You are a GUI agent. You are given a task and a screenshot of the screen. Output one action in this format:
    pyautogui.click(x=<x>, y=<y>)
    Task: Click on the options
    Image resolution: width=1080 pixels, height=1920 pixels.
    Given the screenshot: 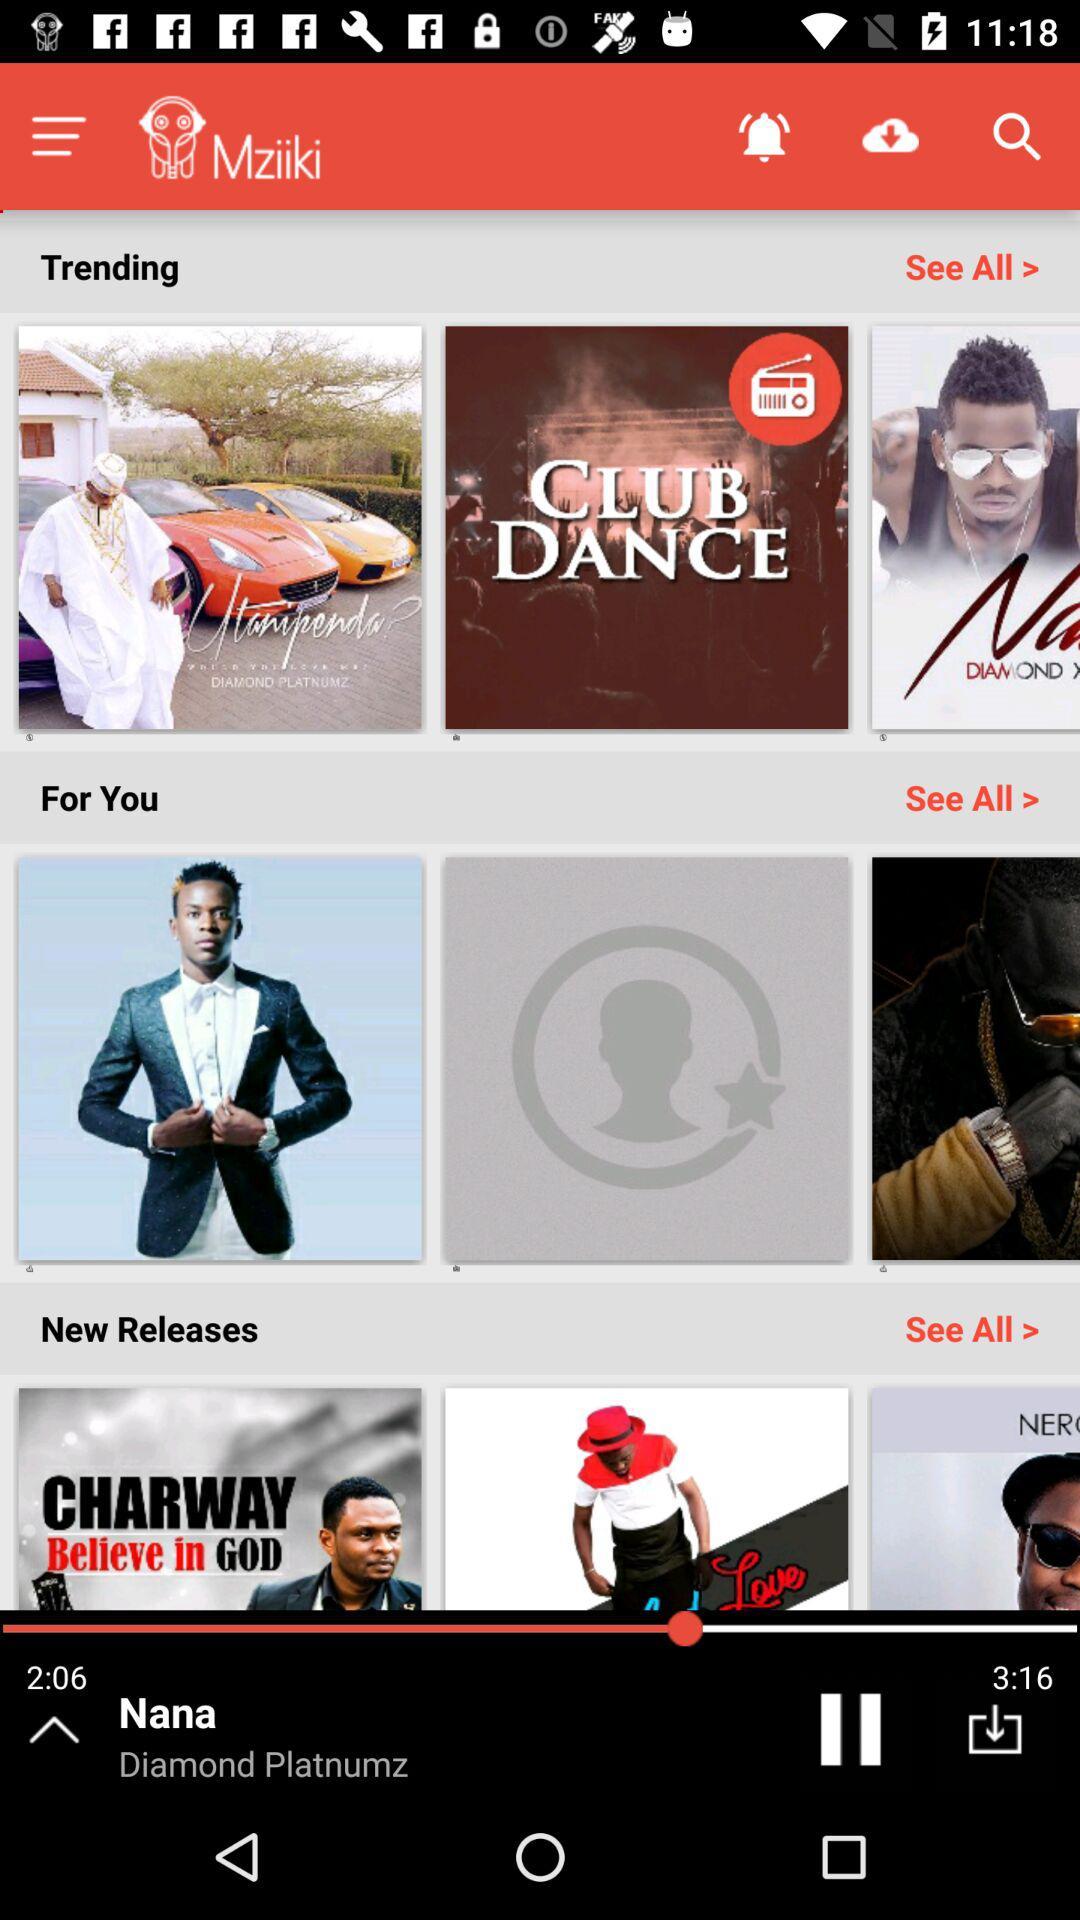 What is the action you would take?
    pyautogui.click(x=57, y=135)
    